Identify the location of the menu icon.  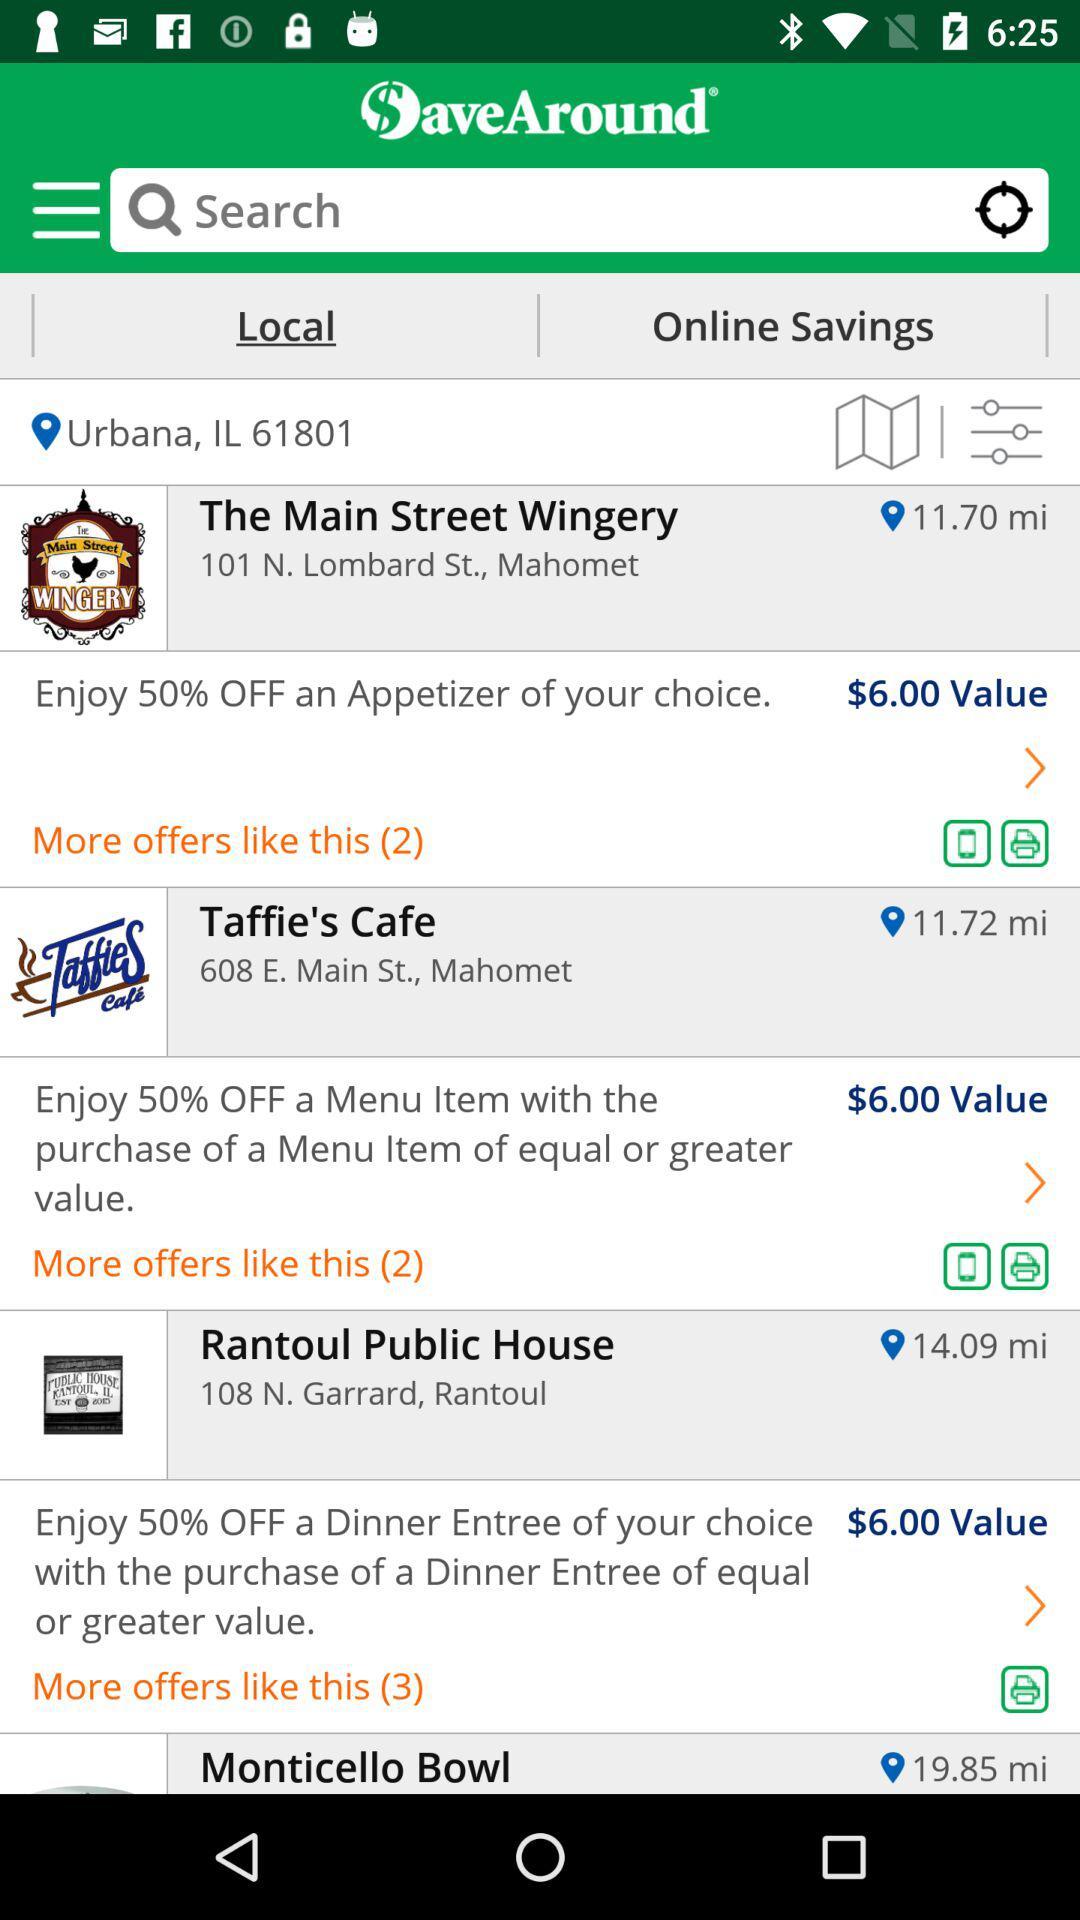
(64, 210).